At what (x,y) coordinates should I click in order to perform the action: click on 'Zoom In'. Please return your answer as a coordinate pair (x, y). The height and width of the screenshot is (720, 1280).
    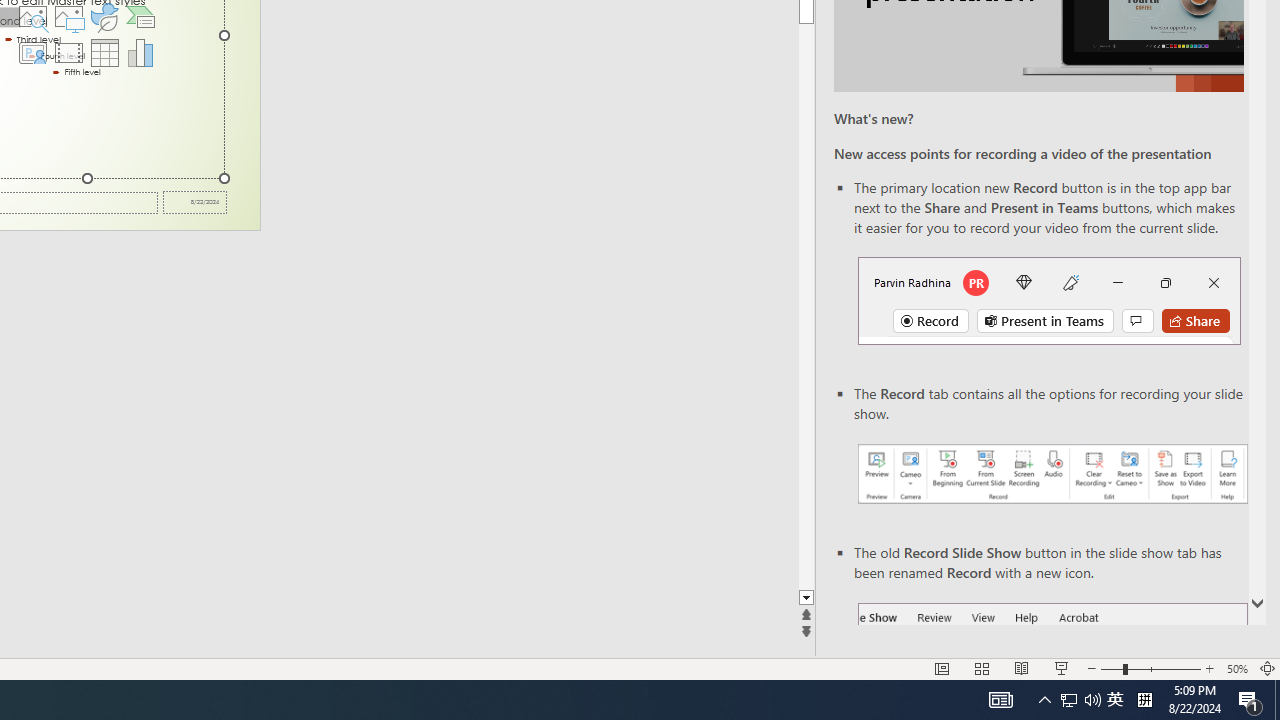
    Looking at the image, I should click on (1208, 669).